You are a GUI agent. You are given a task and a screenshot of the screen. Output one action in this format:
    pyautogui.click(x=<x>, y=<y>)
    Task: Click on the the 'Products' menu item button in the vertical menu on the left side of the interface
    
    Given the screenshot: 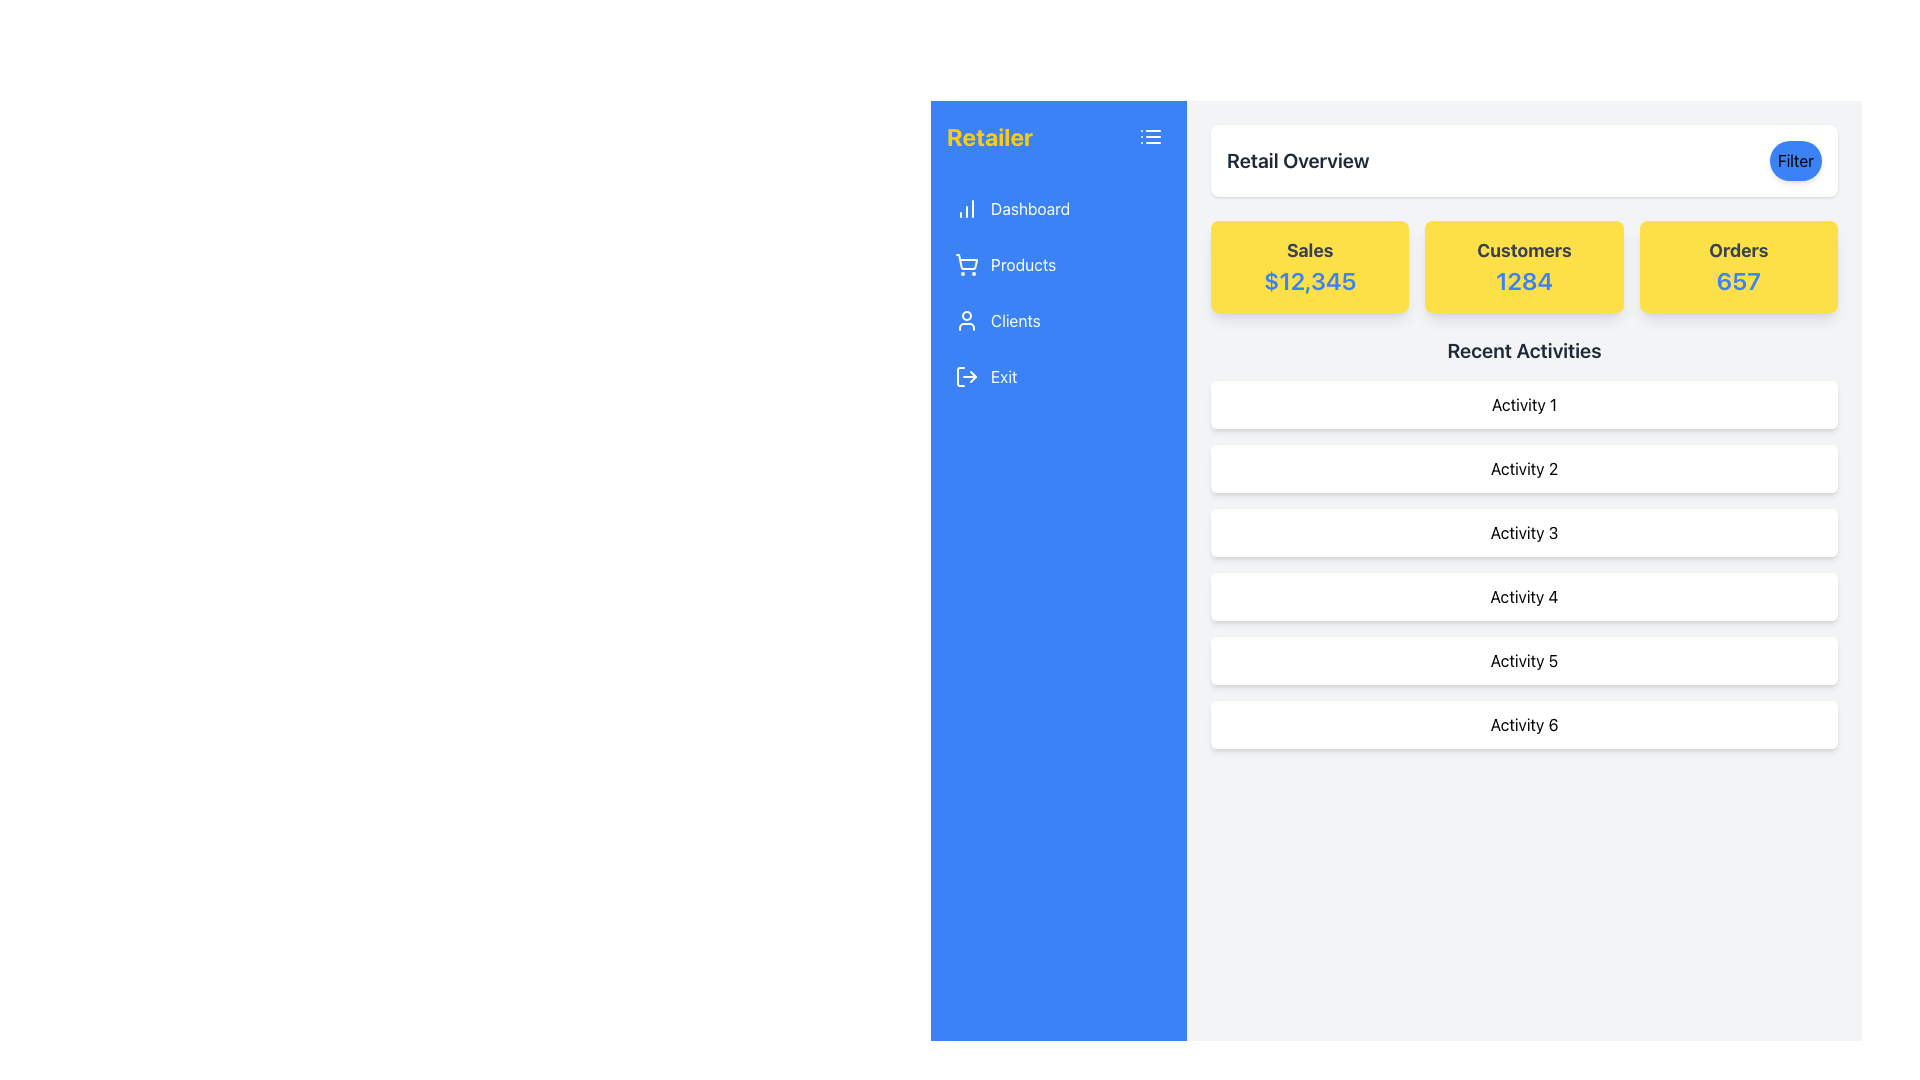 What is the action you would take?
    pyautogui.click(x=1058, y=264)
    